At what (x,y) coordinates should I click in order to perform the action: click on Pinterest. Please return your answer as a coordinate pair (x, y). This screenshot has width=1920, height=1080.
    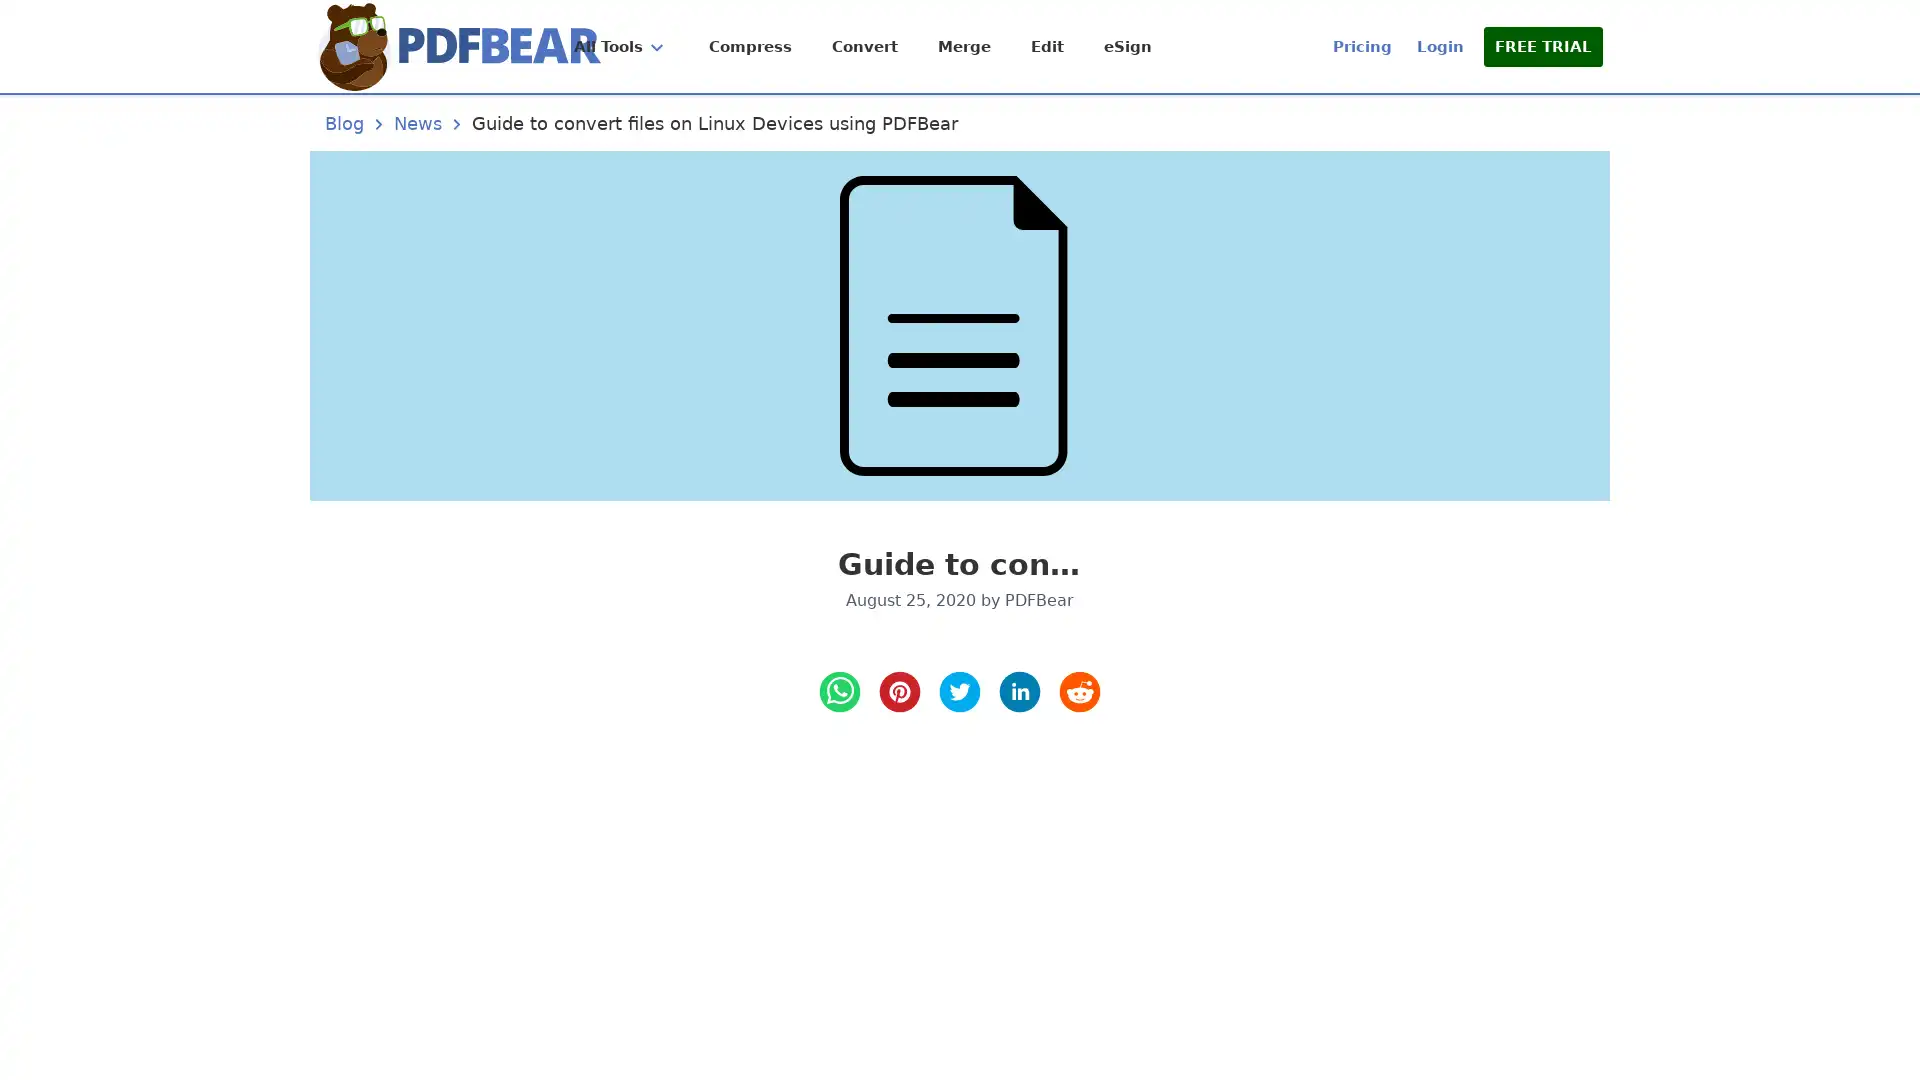
    Looking at the image, I should click on (899, 690).